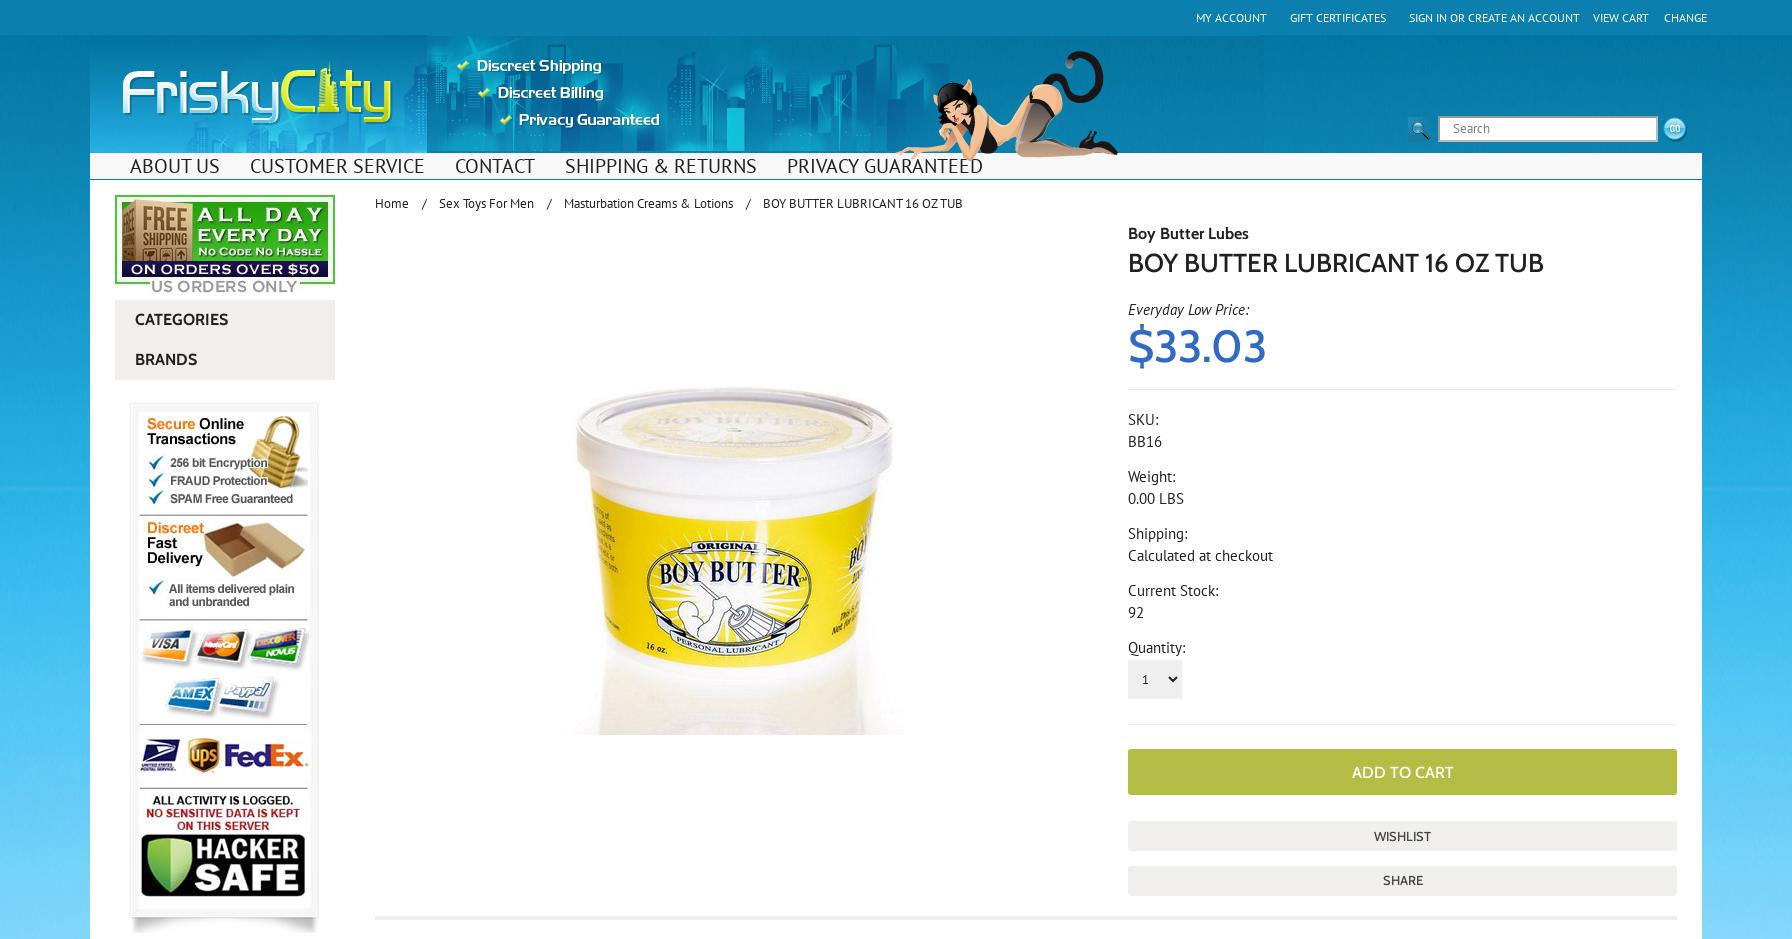 This screenshot has width=1792, height=939. Describe the element at coordinates (1523, 17) in the screenshot. I see `'Create an account'` at that location.